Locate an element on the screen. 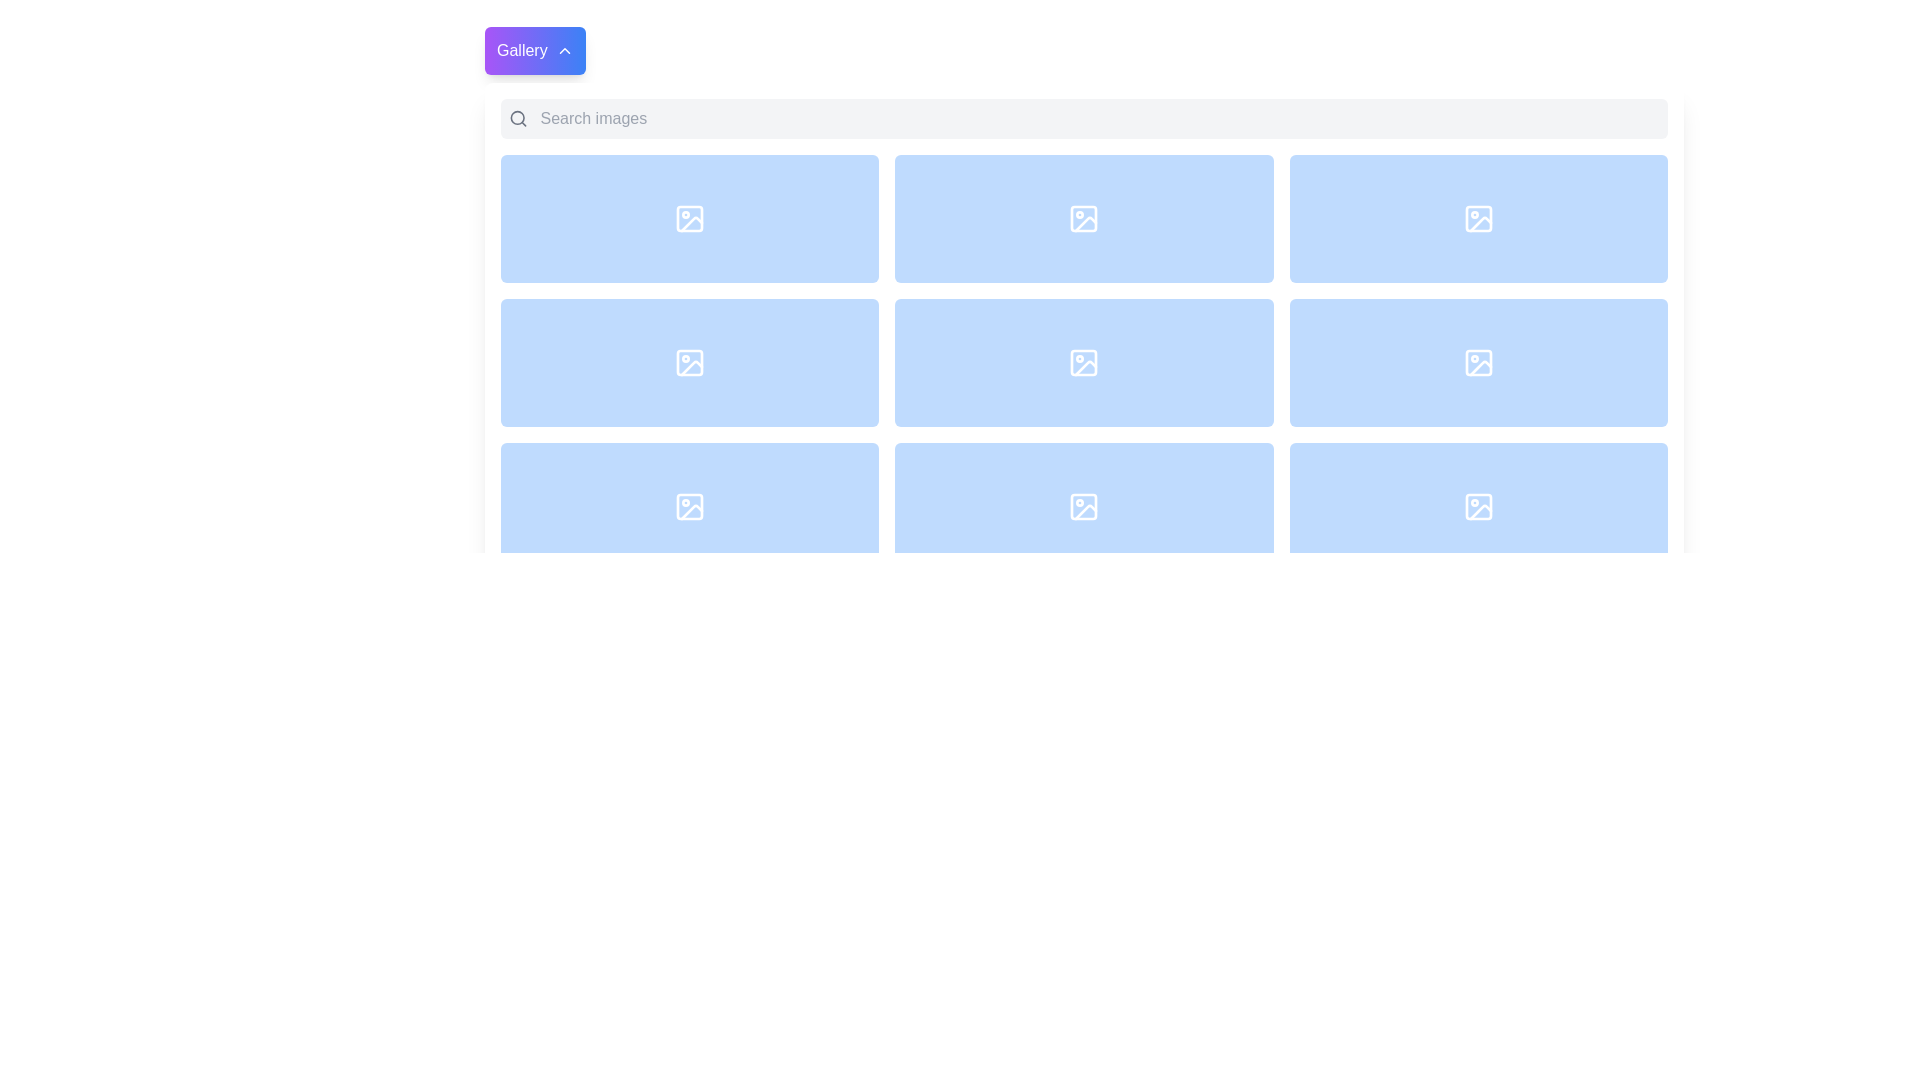 This screenshot has width=1920, height=1080. the search icon located to the left of the 'Search images' input field in the top horizontal bar of the application is located at coordinates (518, 119).